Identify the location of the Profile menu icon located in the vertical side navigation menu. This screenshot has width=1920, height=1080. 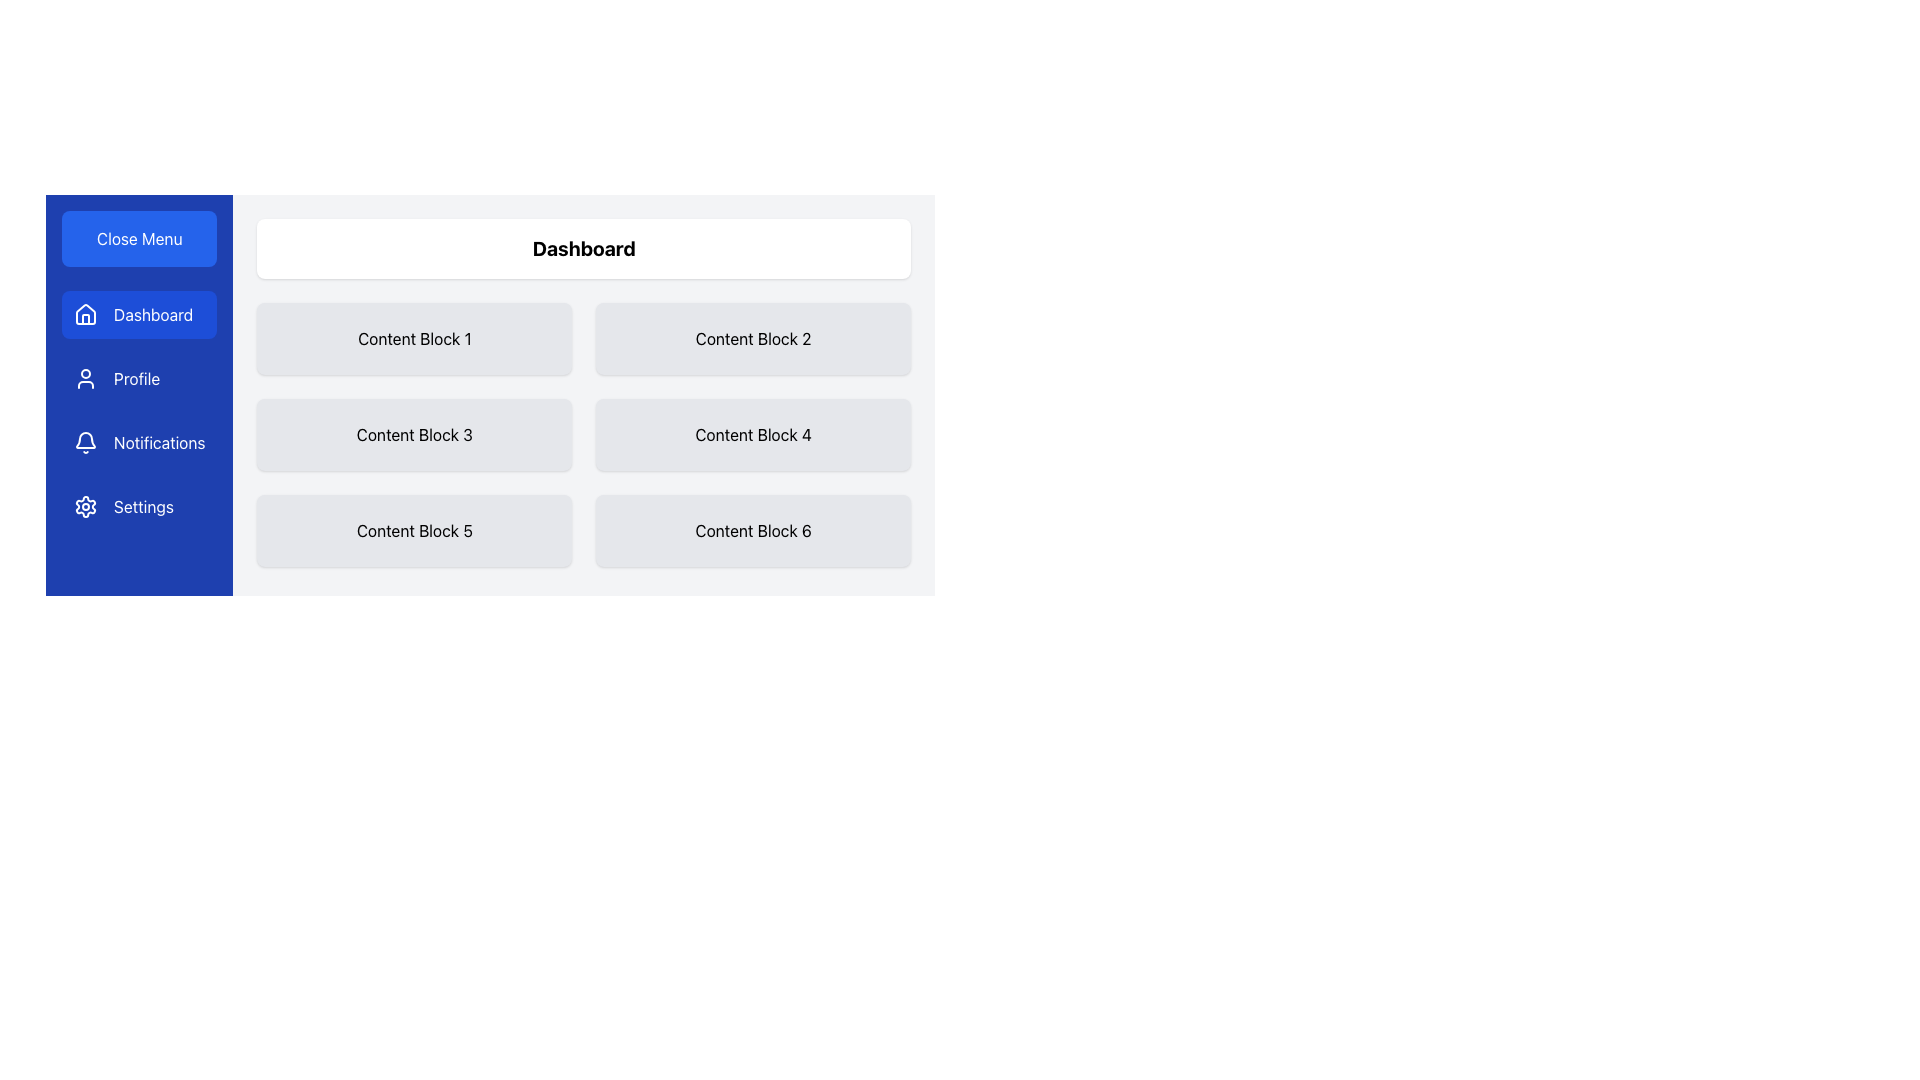
(85, 378).